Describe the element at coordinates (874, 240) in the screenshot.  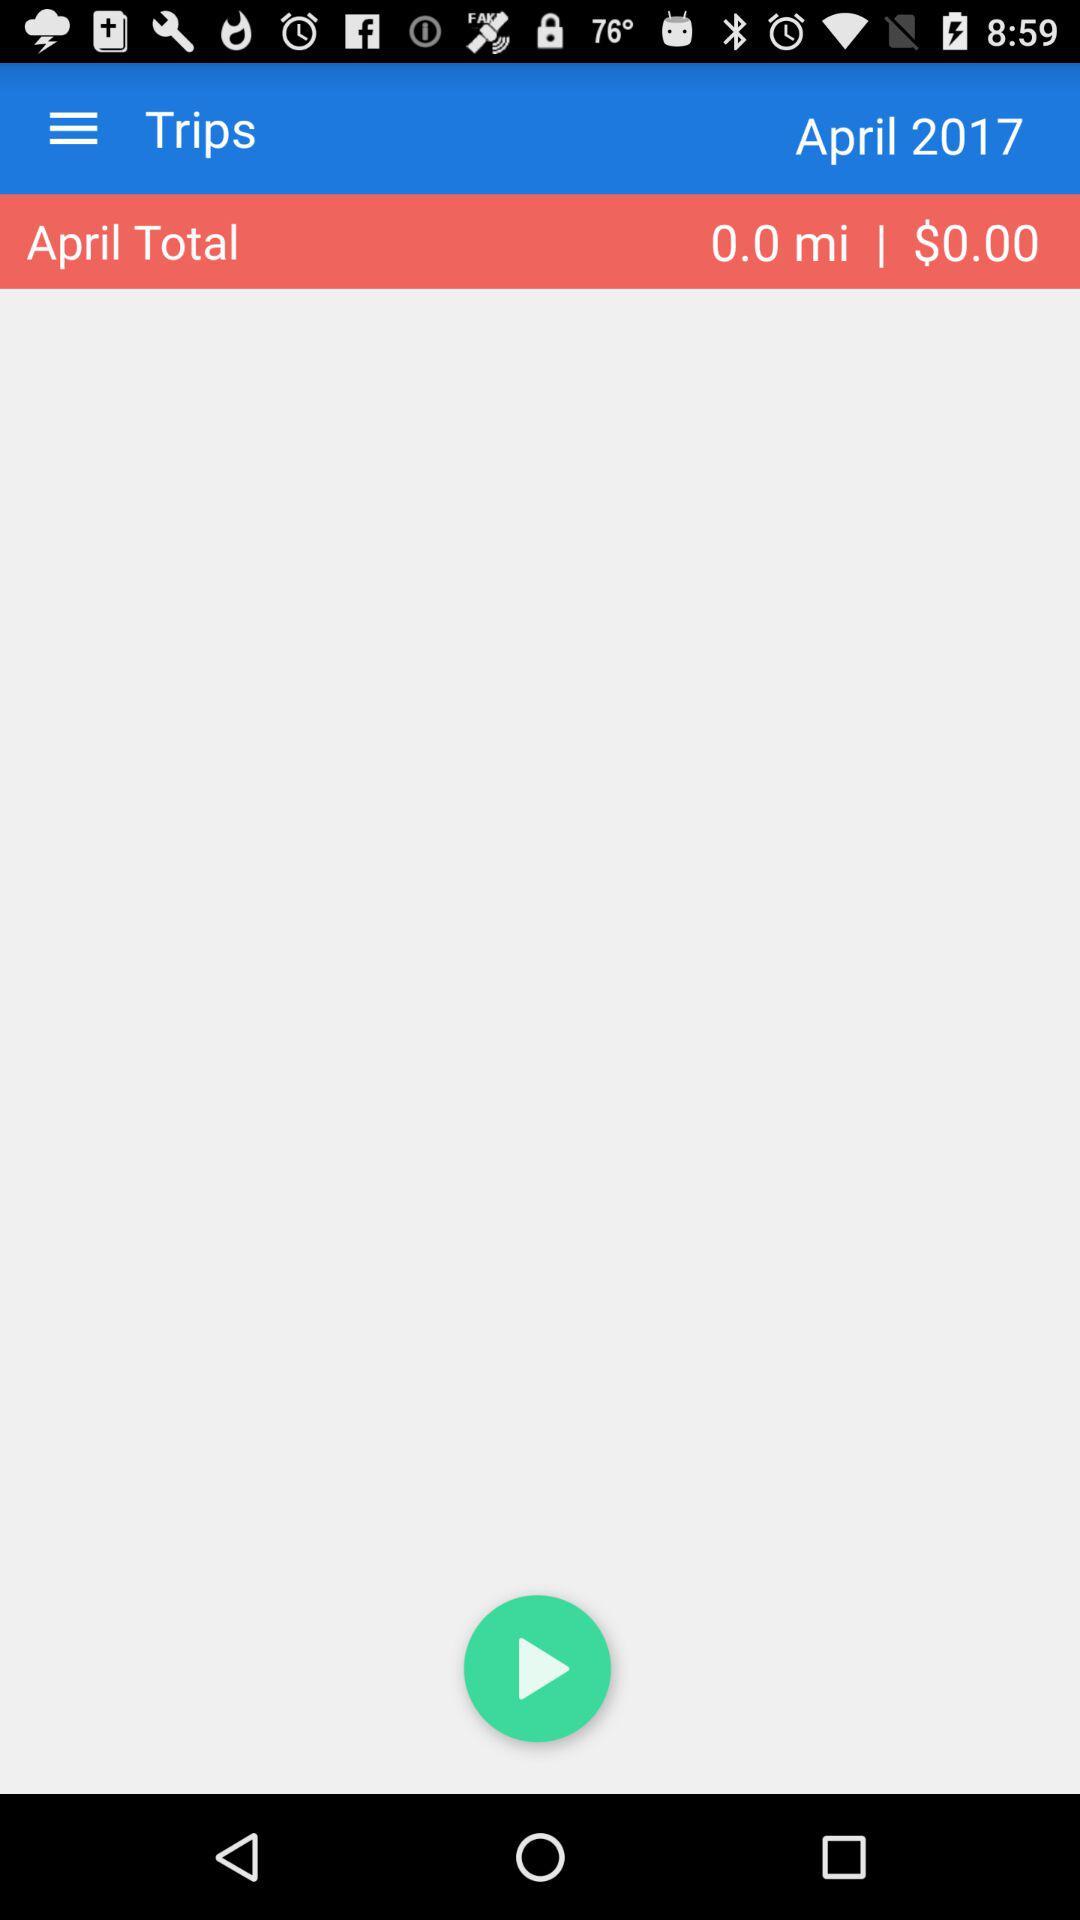
I see `icon below the april 2017` at that location.